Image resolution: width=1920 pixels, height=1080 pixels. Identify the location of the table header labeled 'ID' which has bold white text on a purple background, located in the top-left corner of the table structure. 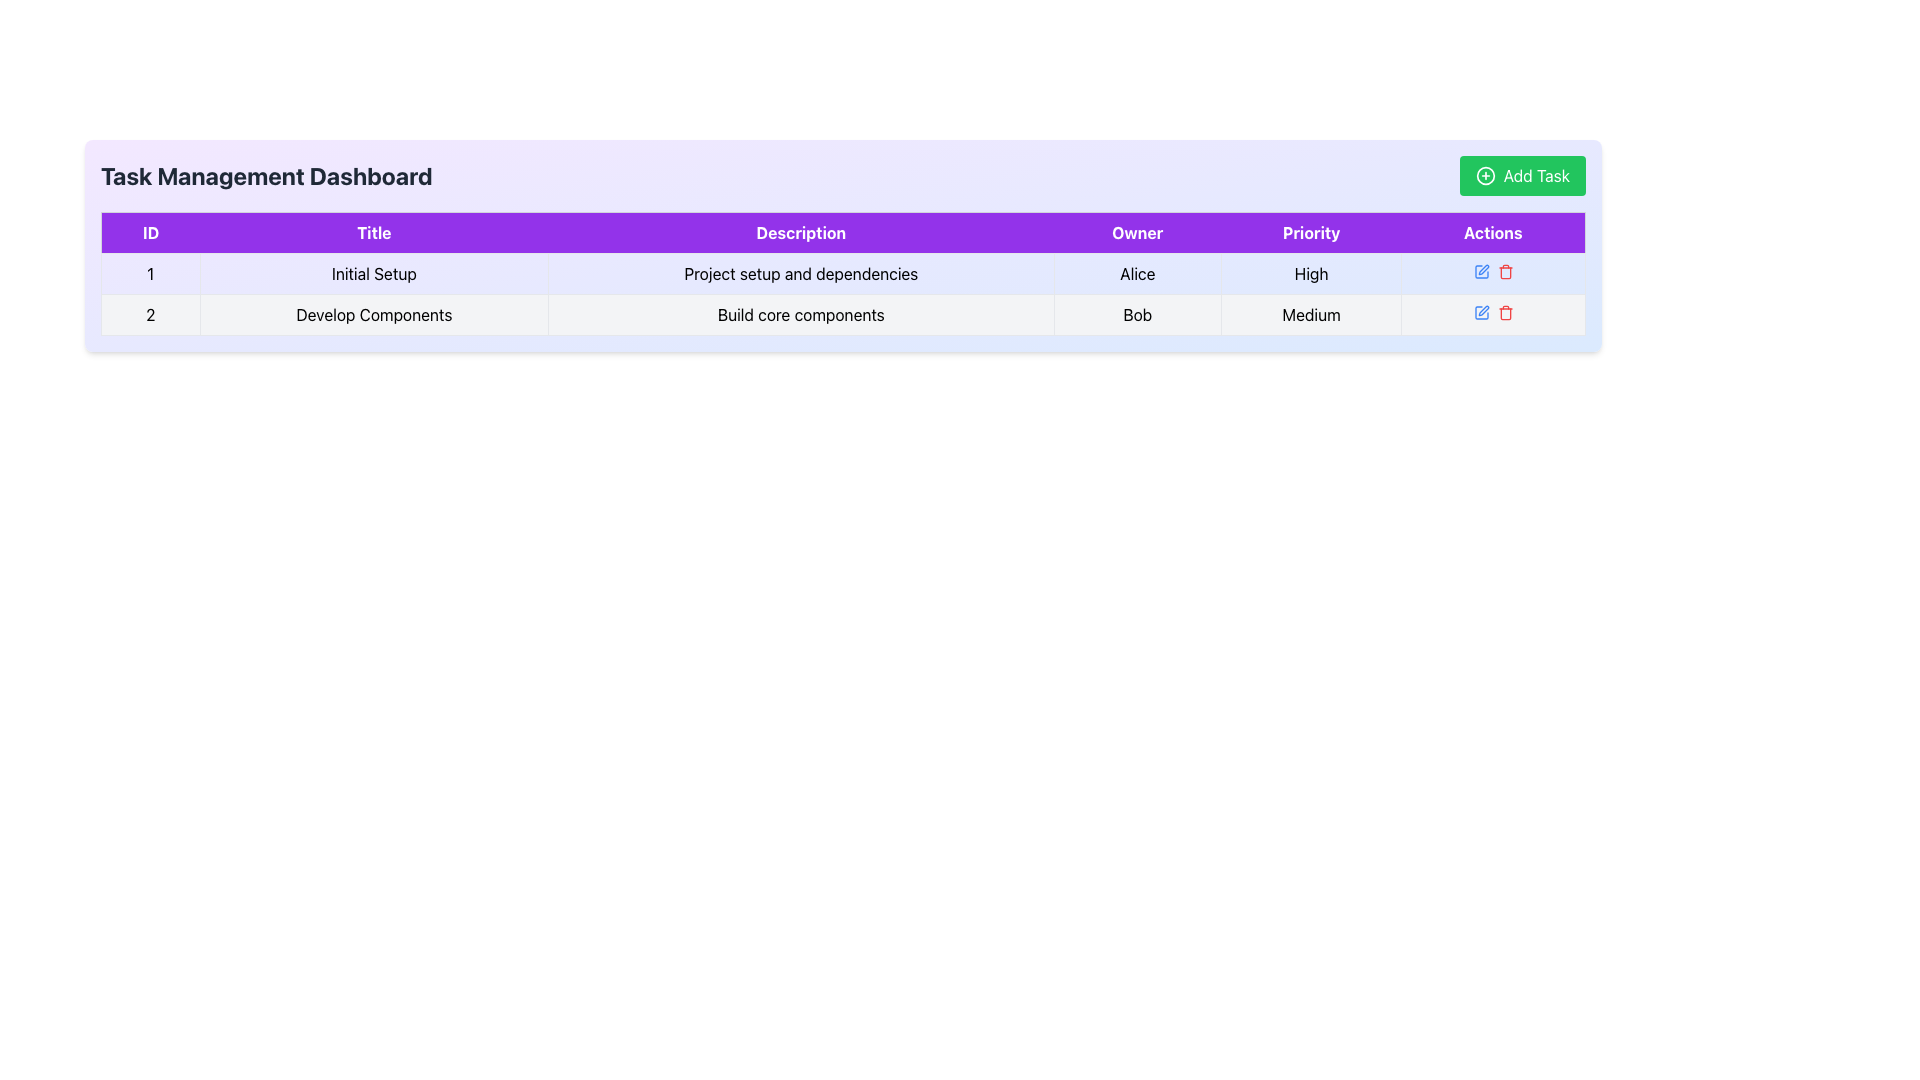
(149, 231).